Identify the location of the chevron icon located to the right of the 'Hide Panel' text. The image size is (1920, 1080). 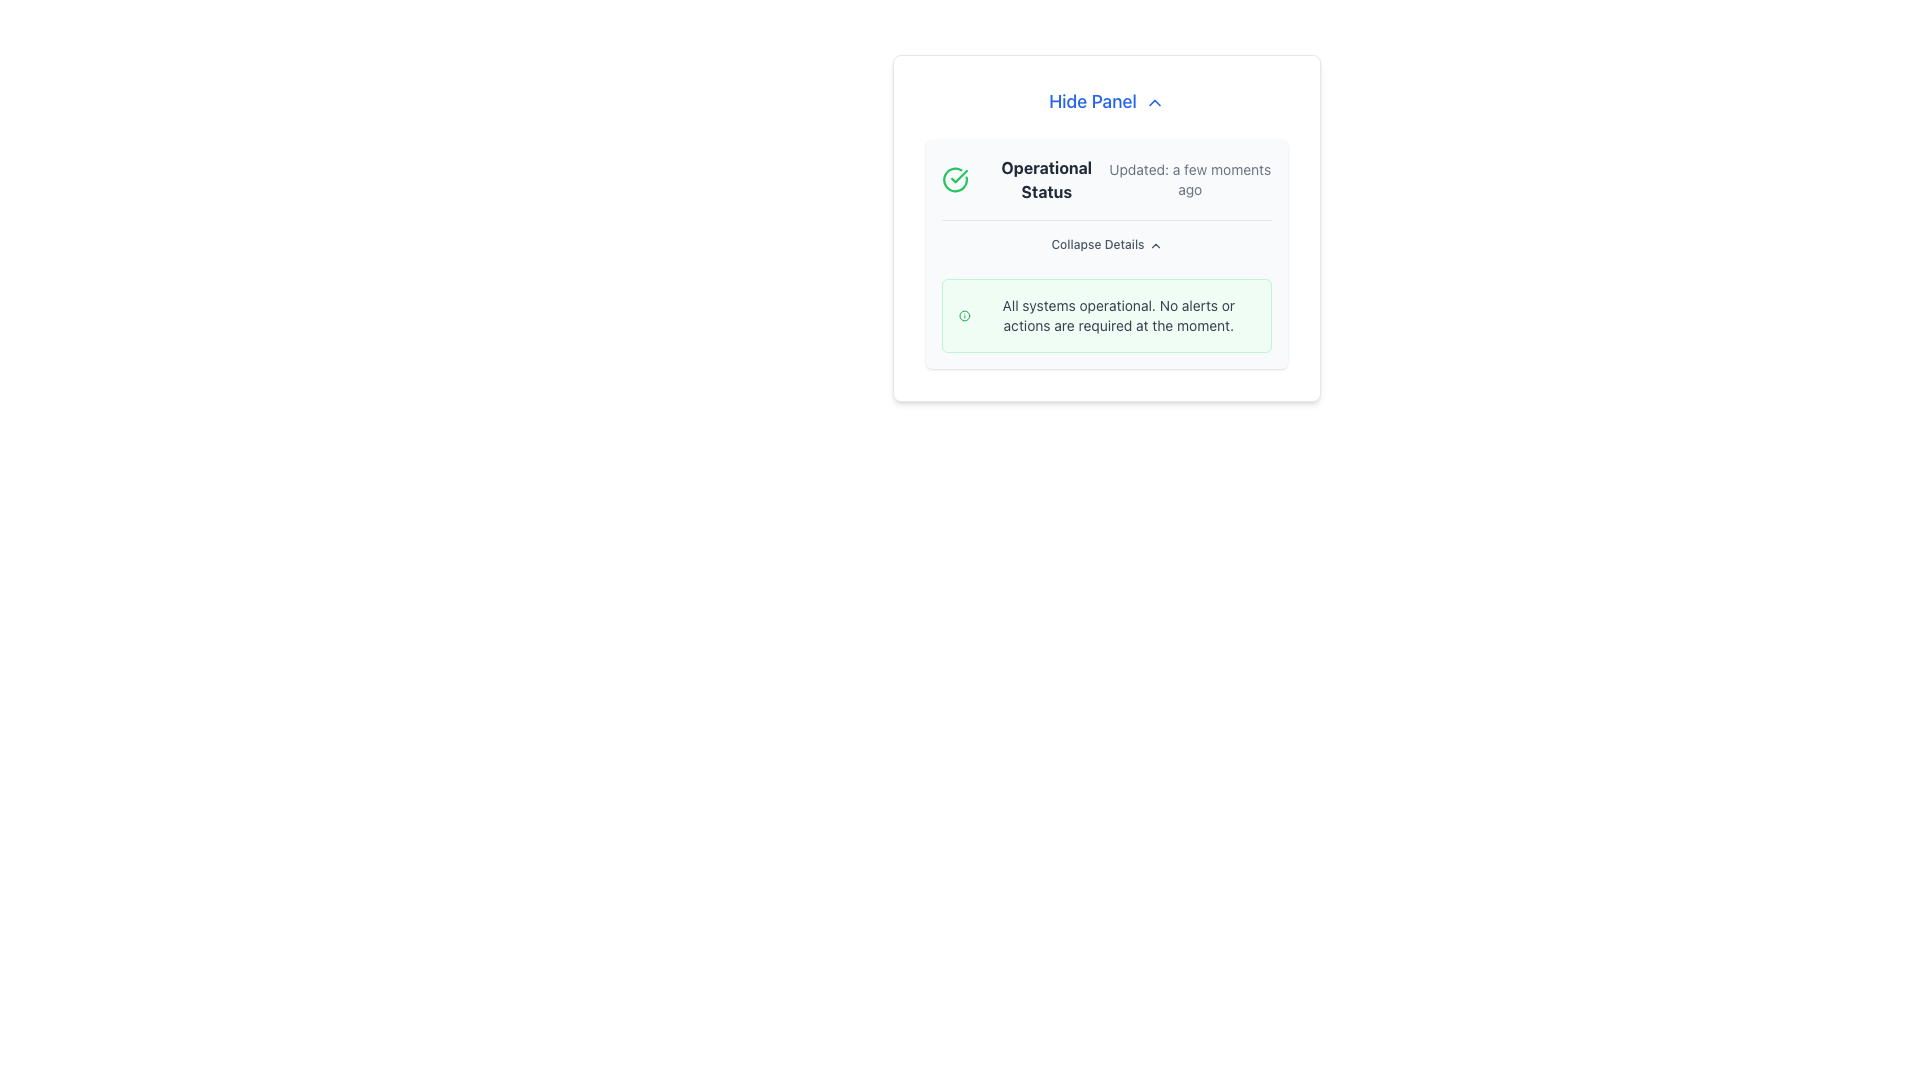
(1154, 103).